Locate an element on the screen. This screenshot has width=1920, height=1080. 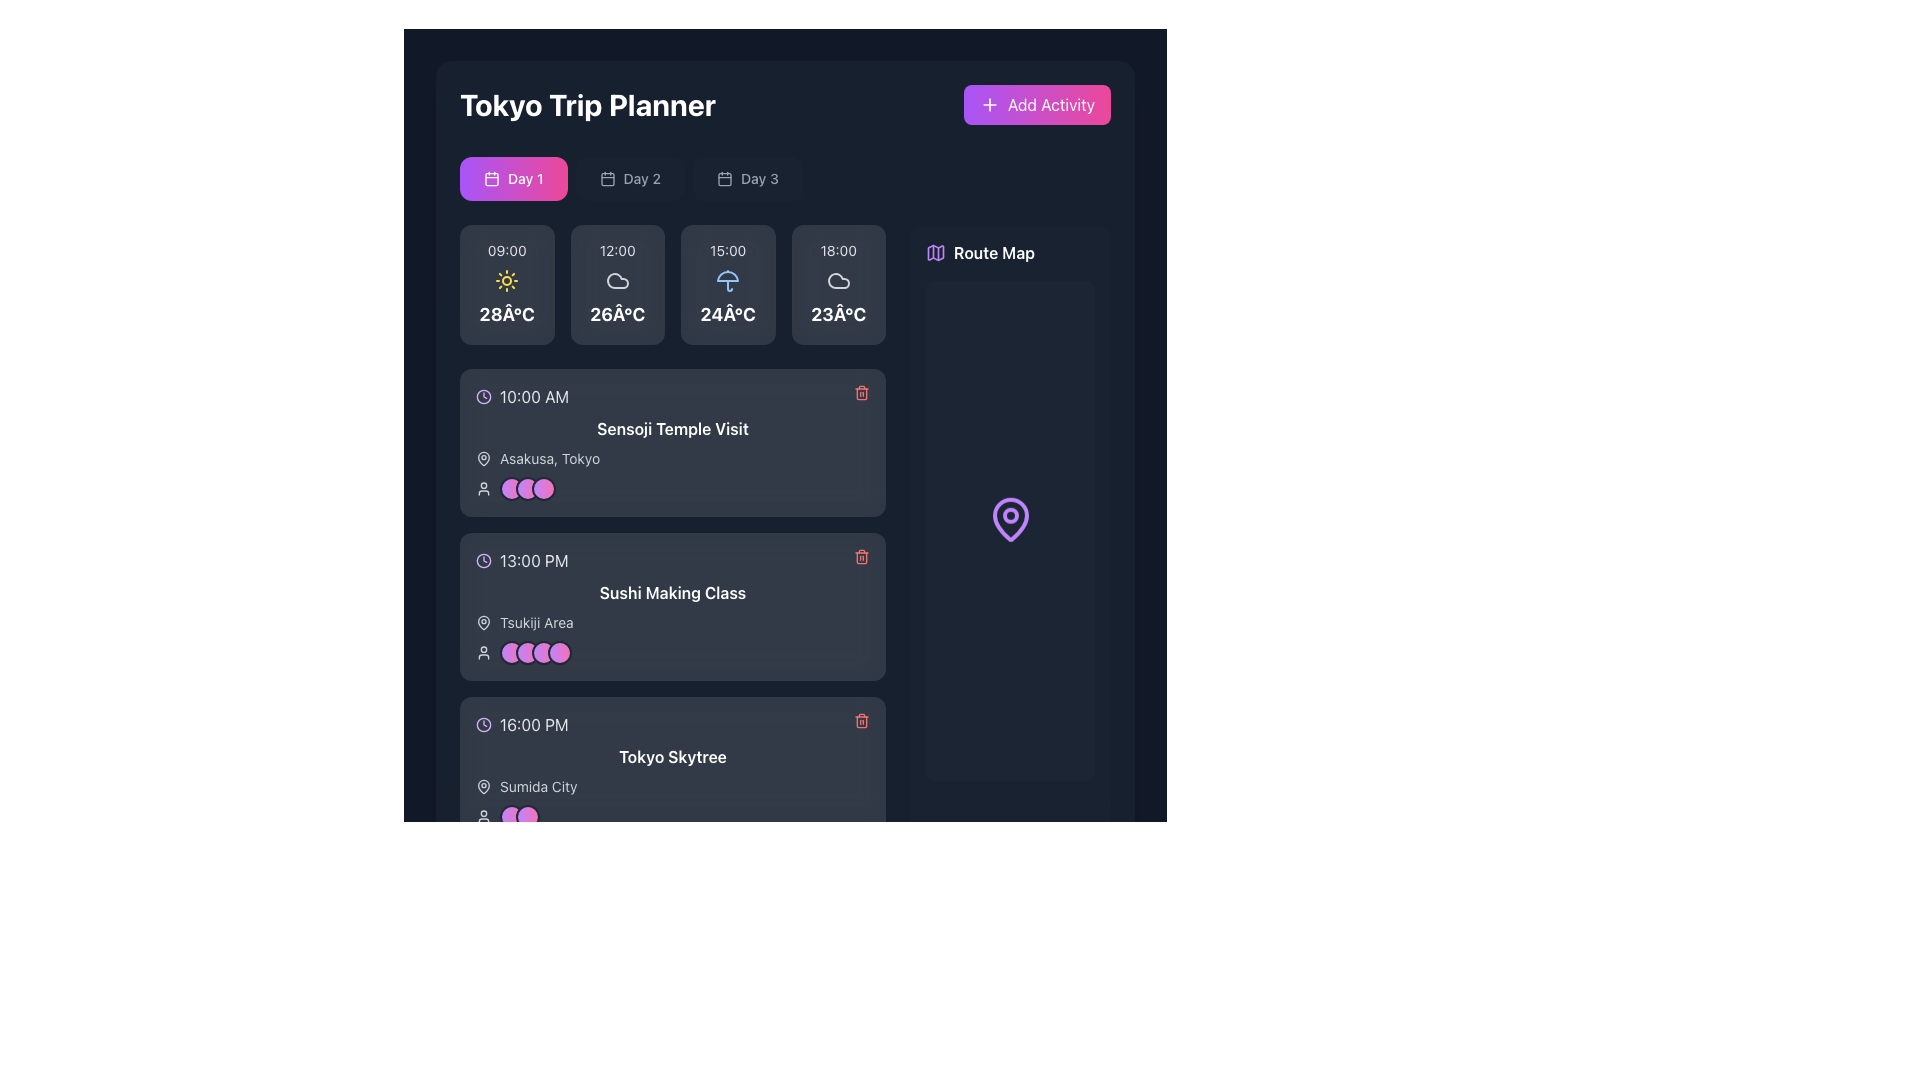
the button with combined icon and label located in the top-right section of the interface is located at coordinates (980, 252).